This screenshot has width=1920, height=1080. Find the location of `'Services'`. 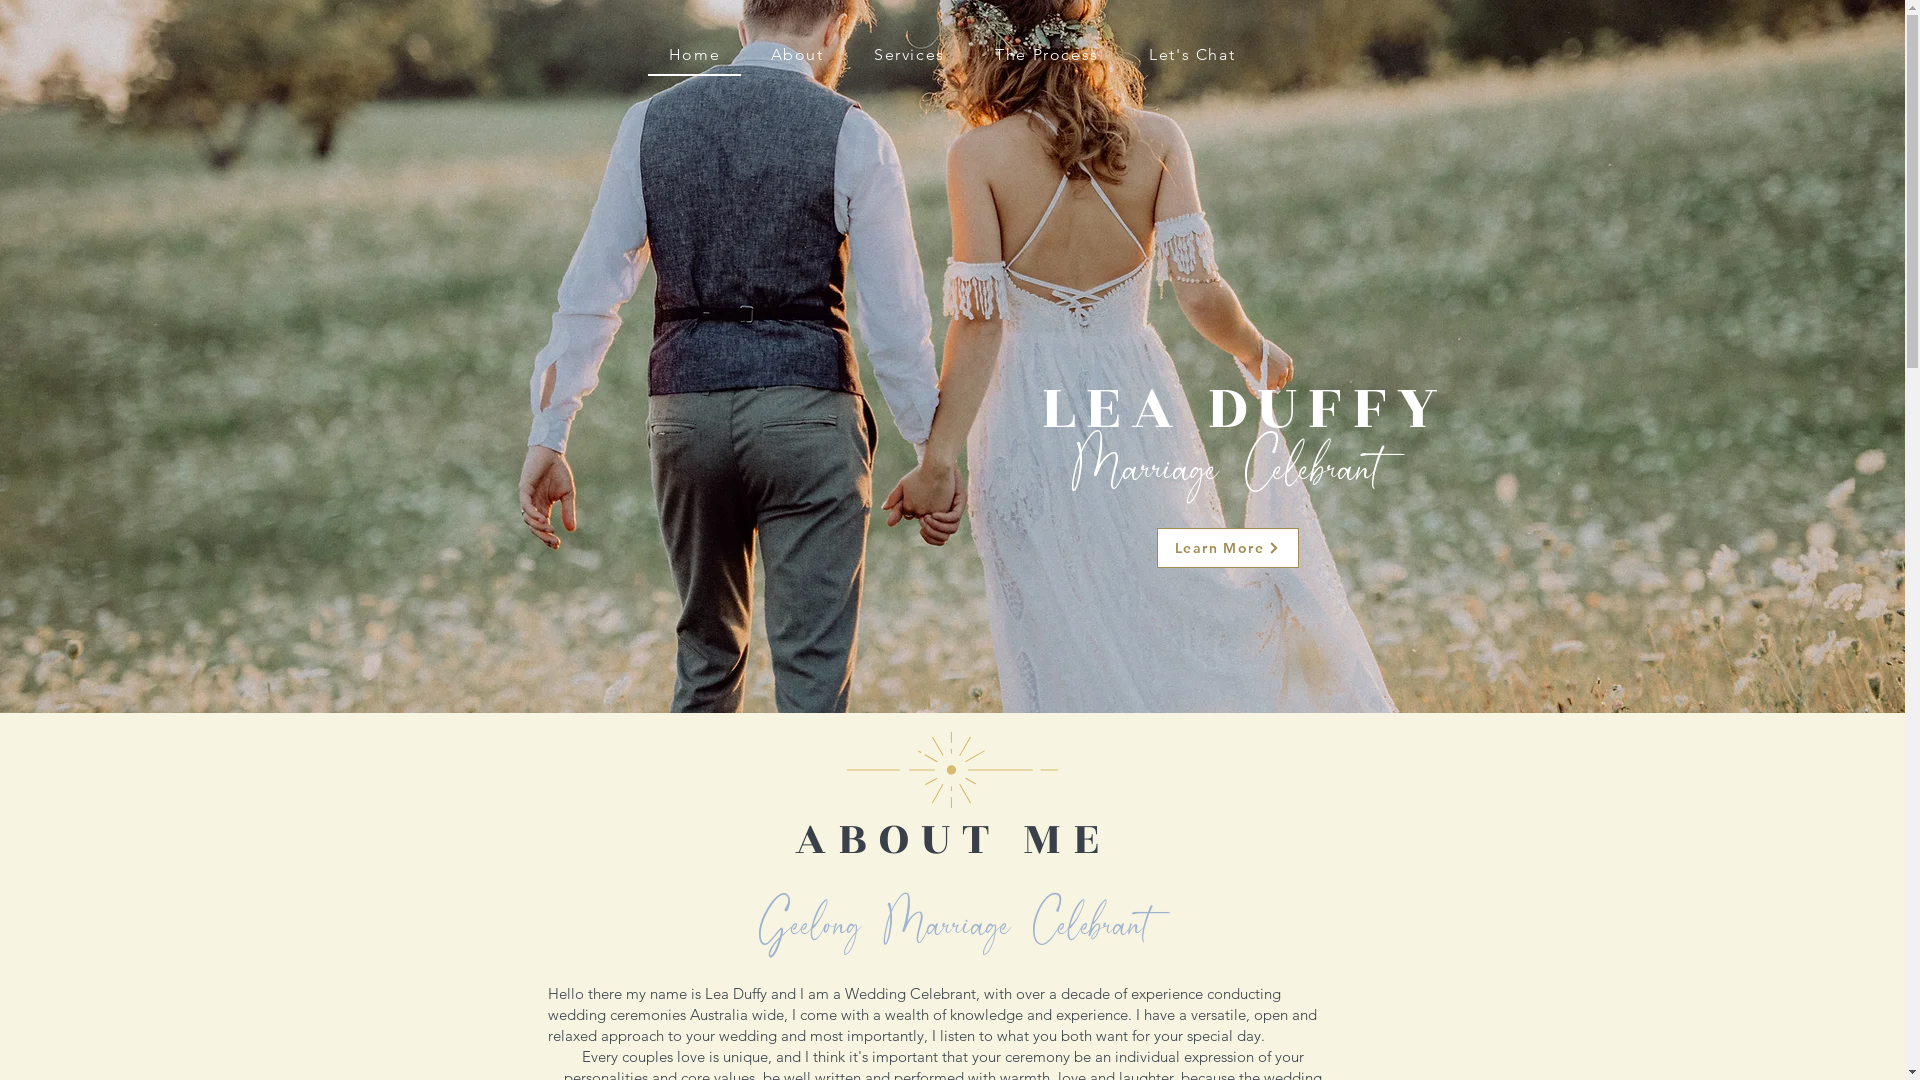

'Services' is located at coordinates (853, 53).